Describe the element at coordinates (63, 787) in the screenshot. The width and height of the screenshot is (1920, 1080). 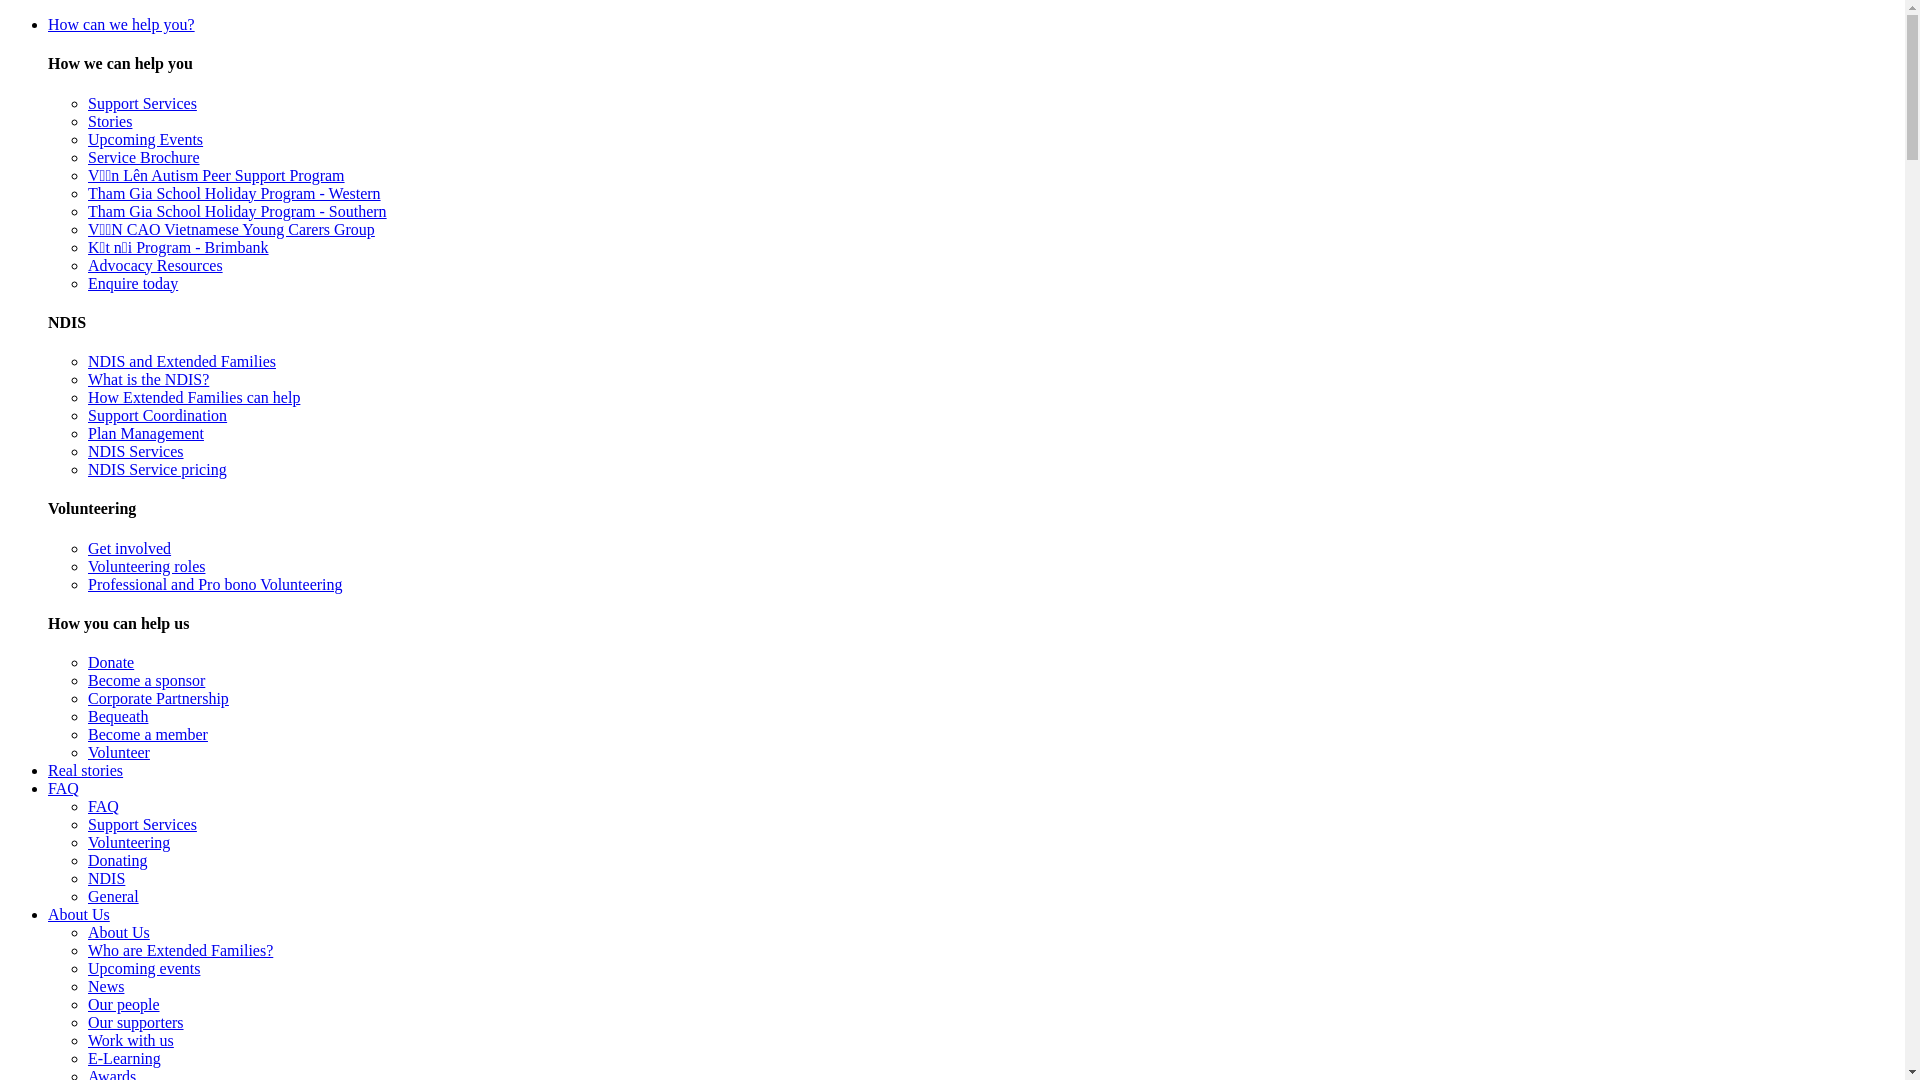
I see `'FAQ'` at that location.